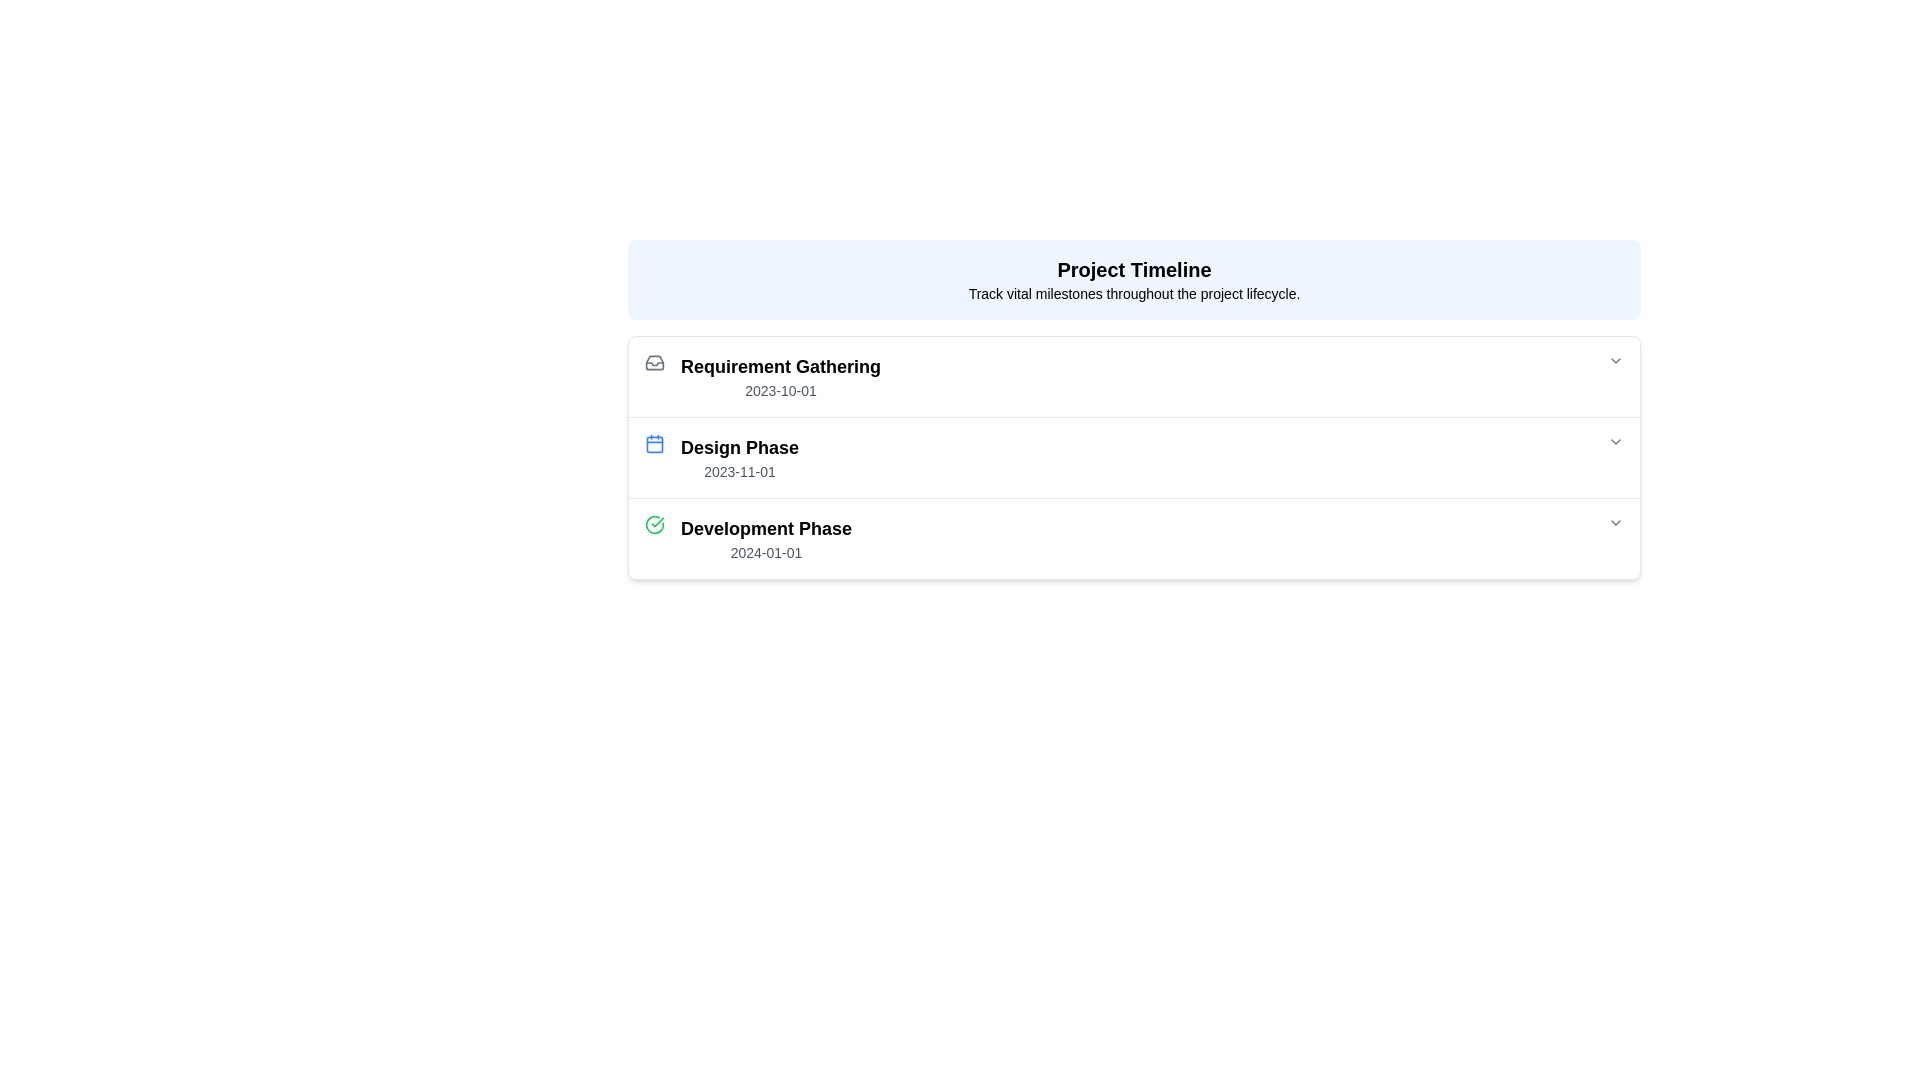 The image size is (1920, 1080). Describe the element at coordinates (1616, 441) in the screenshot. I see `the downward-pointing chevron icon located to the far-right of the 'Design Phase' section in the timeline UI` at that location.